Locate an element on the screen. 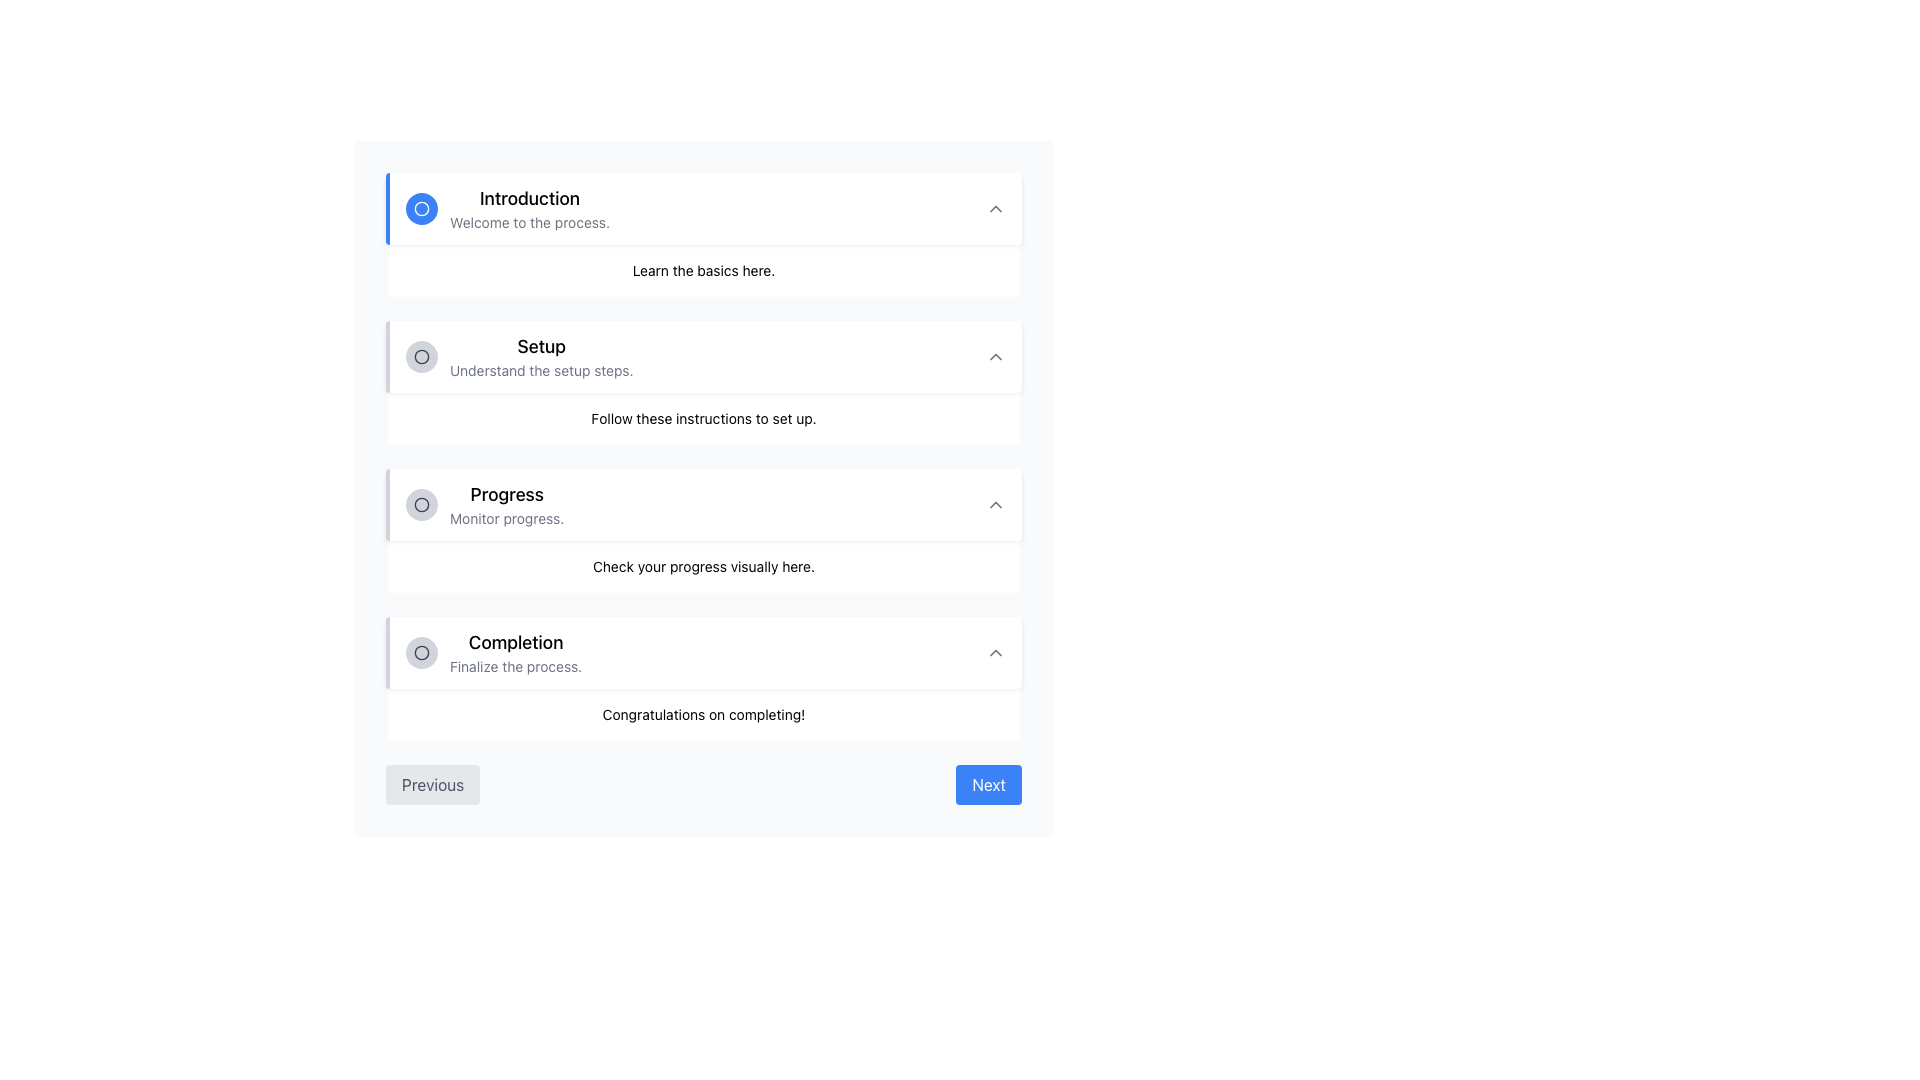 The height and width of the screenshot is (1080, 1920). the Chevron toggle button on the far-right side of the 'Completion' section is located at coordinates (996, 652).